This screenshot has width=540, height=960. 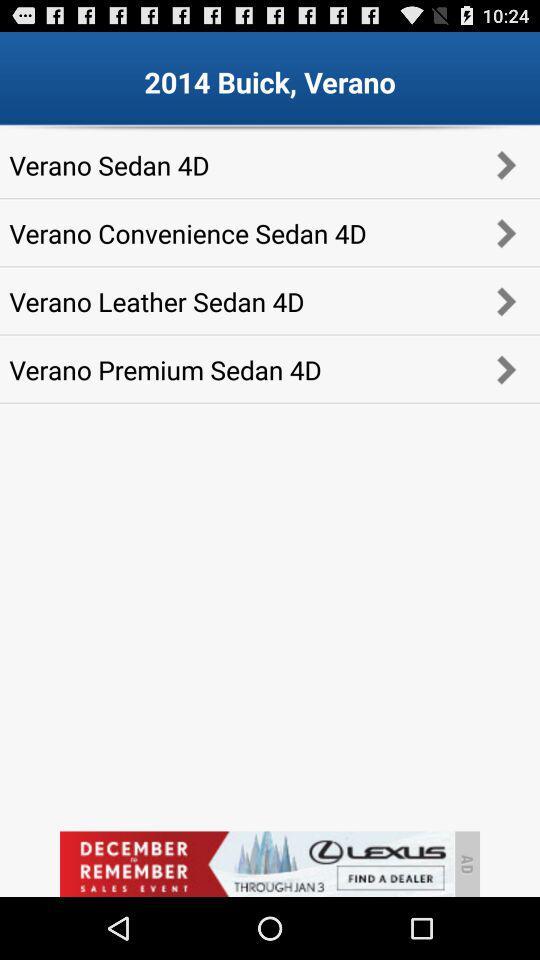 I want to click on open advertisement, so click(x=256, y=863).